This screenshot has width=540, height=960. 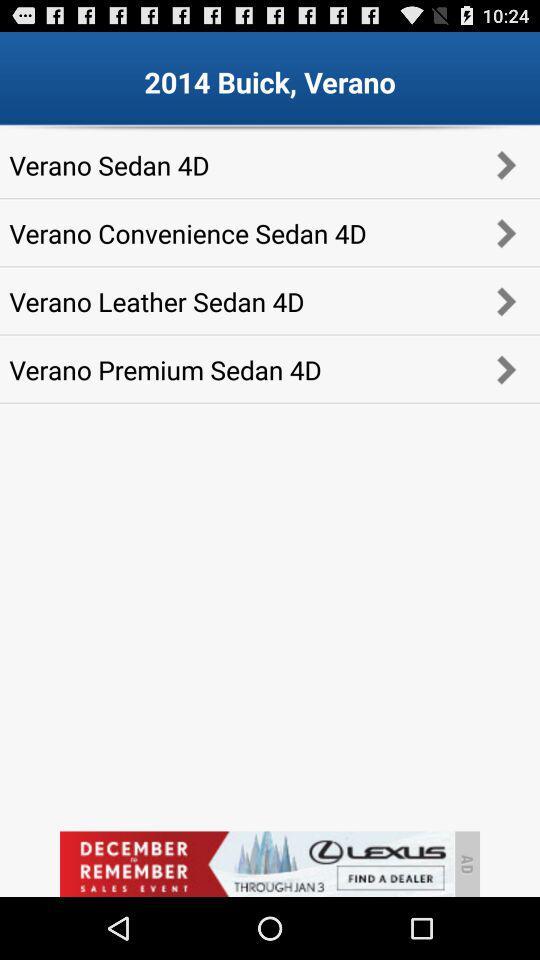 I want to click on open advertisement, so click(x=256, y=863).